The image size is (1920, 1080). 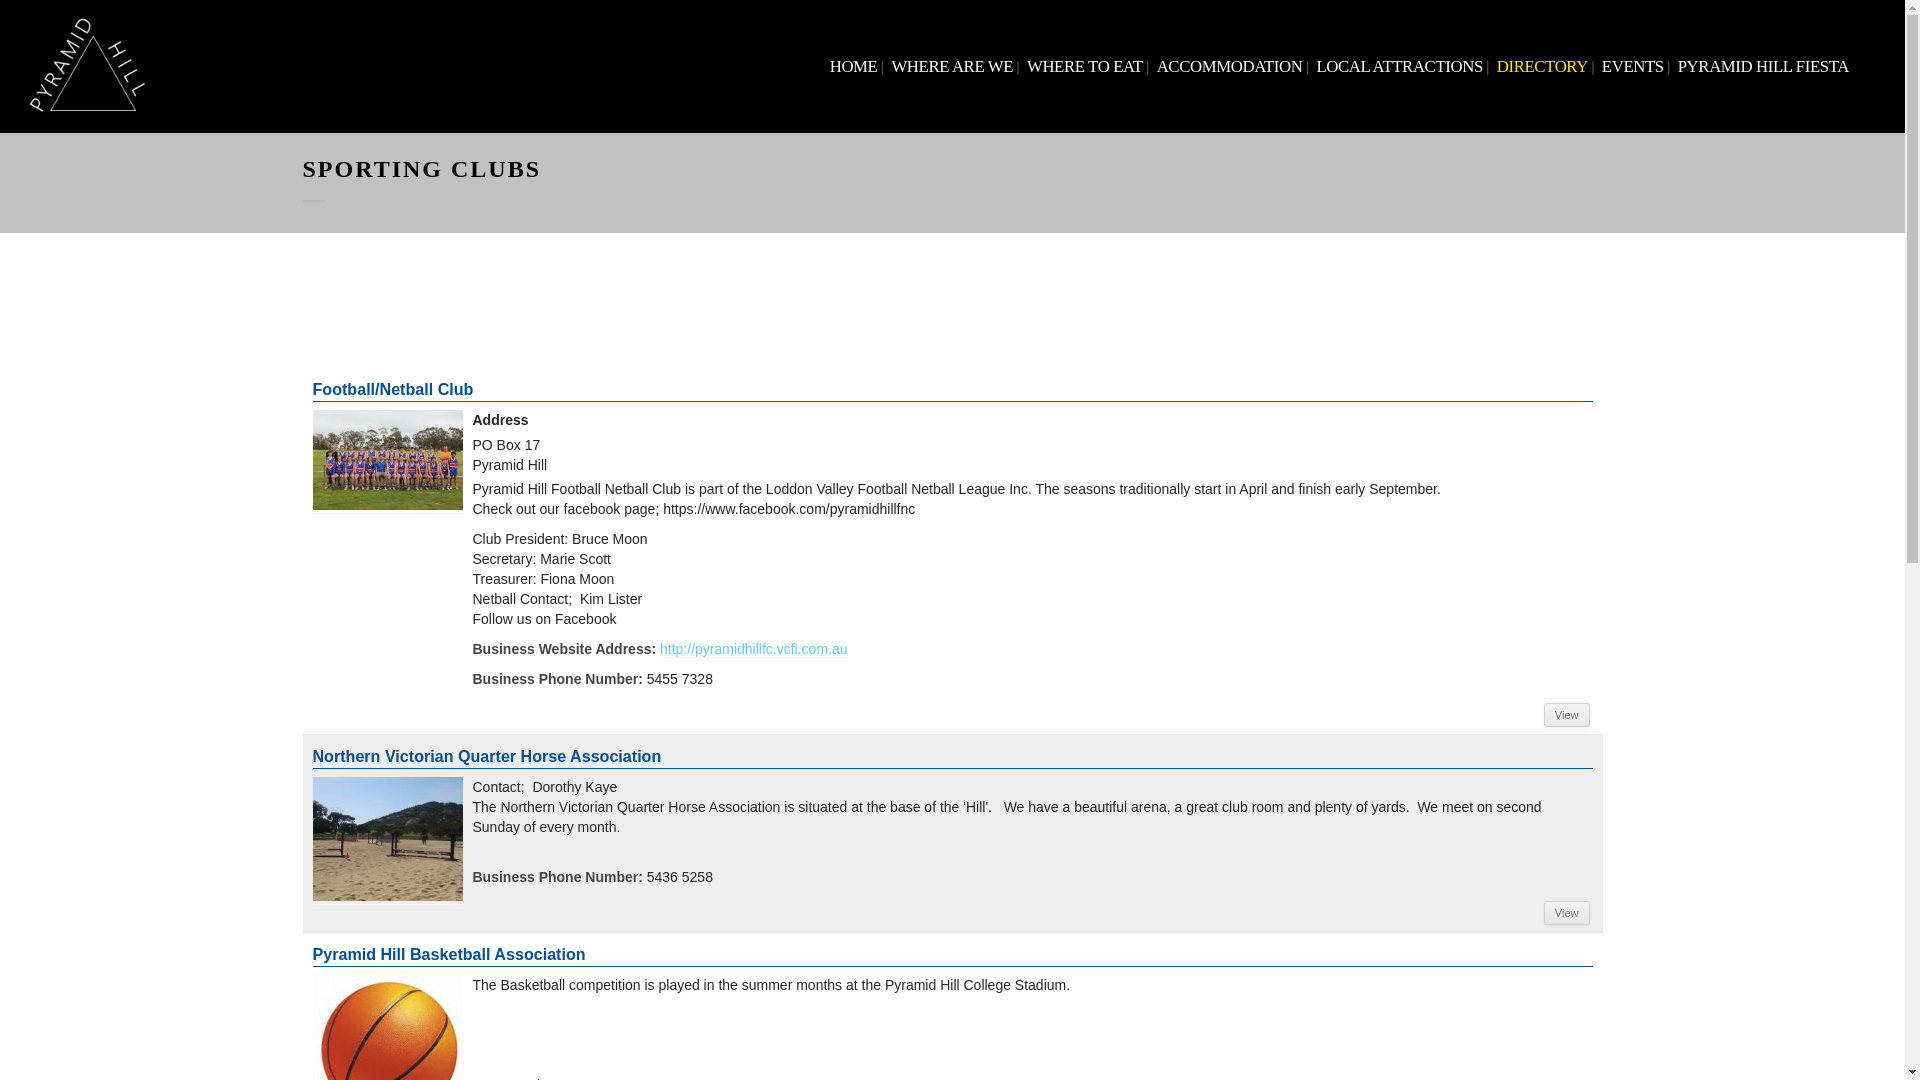 I want to click on 'Football/Netball Club', so click(x=387, y=459).